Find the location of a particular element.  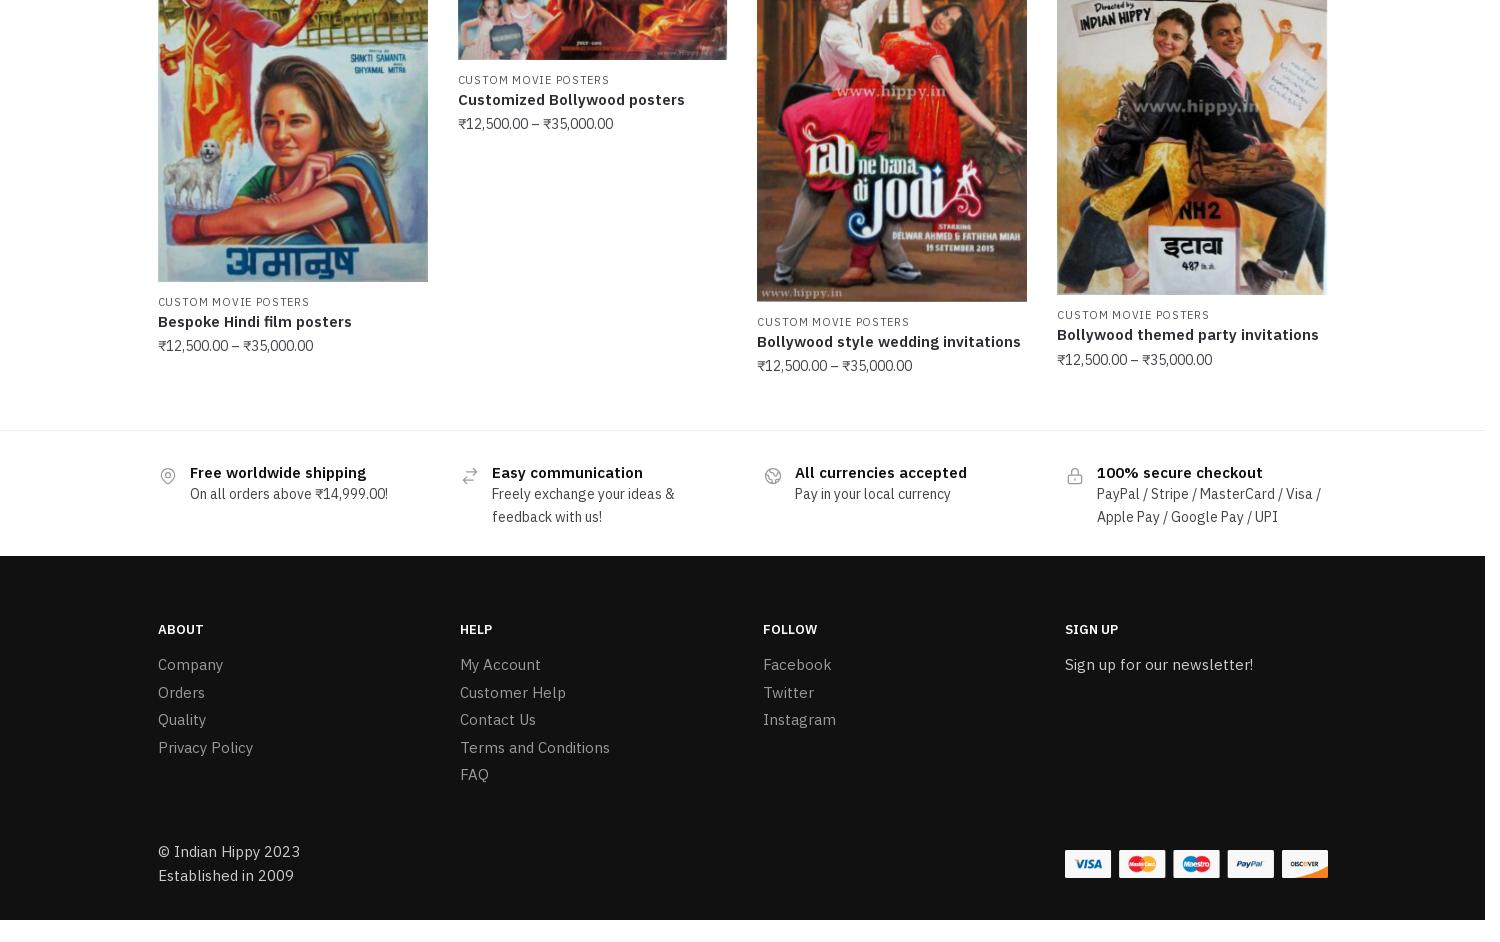

'© Indian Hippy 2023' is located at coordinates (227, 846).